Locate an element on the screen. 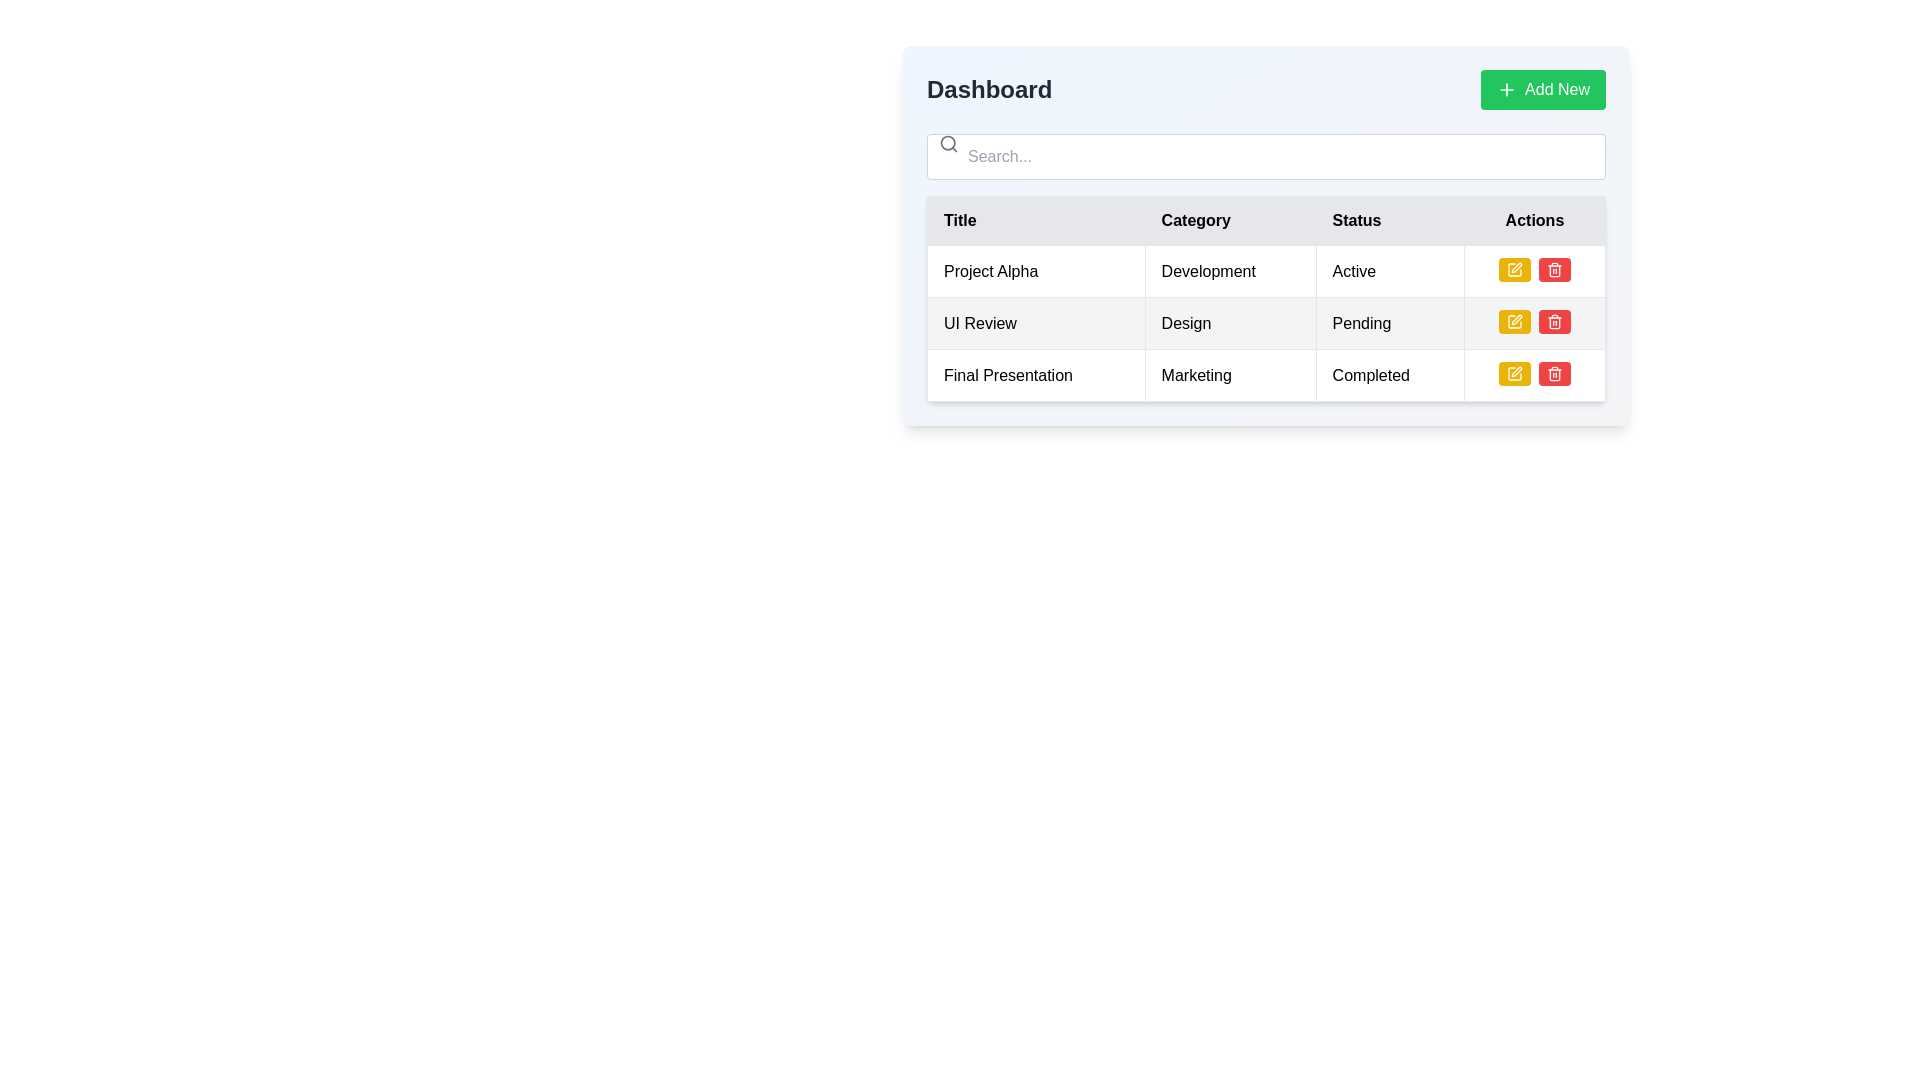  the third row of the table that displays data for a project, including its title, category, and status is located at coordinates (1265, 375).